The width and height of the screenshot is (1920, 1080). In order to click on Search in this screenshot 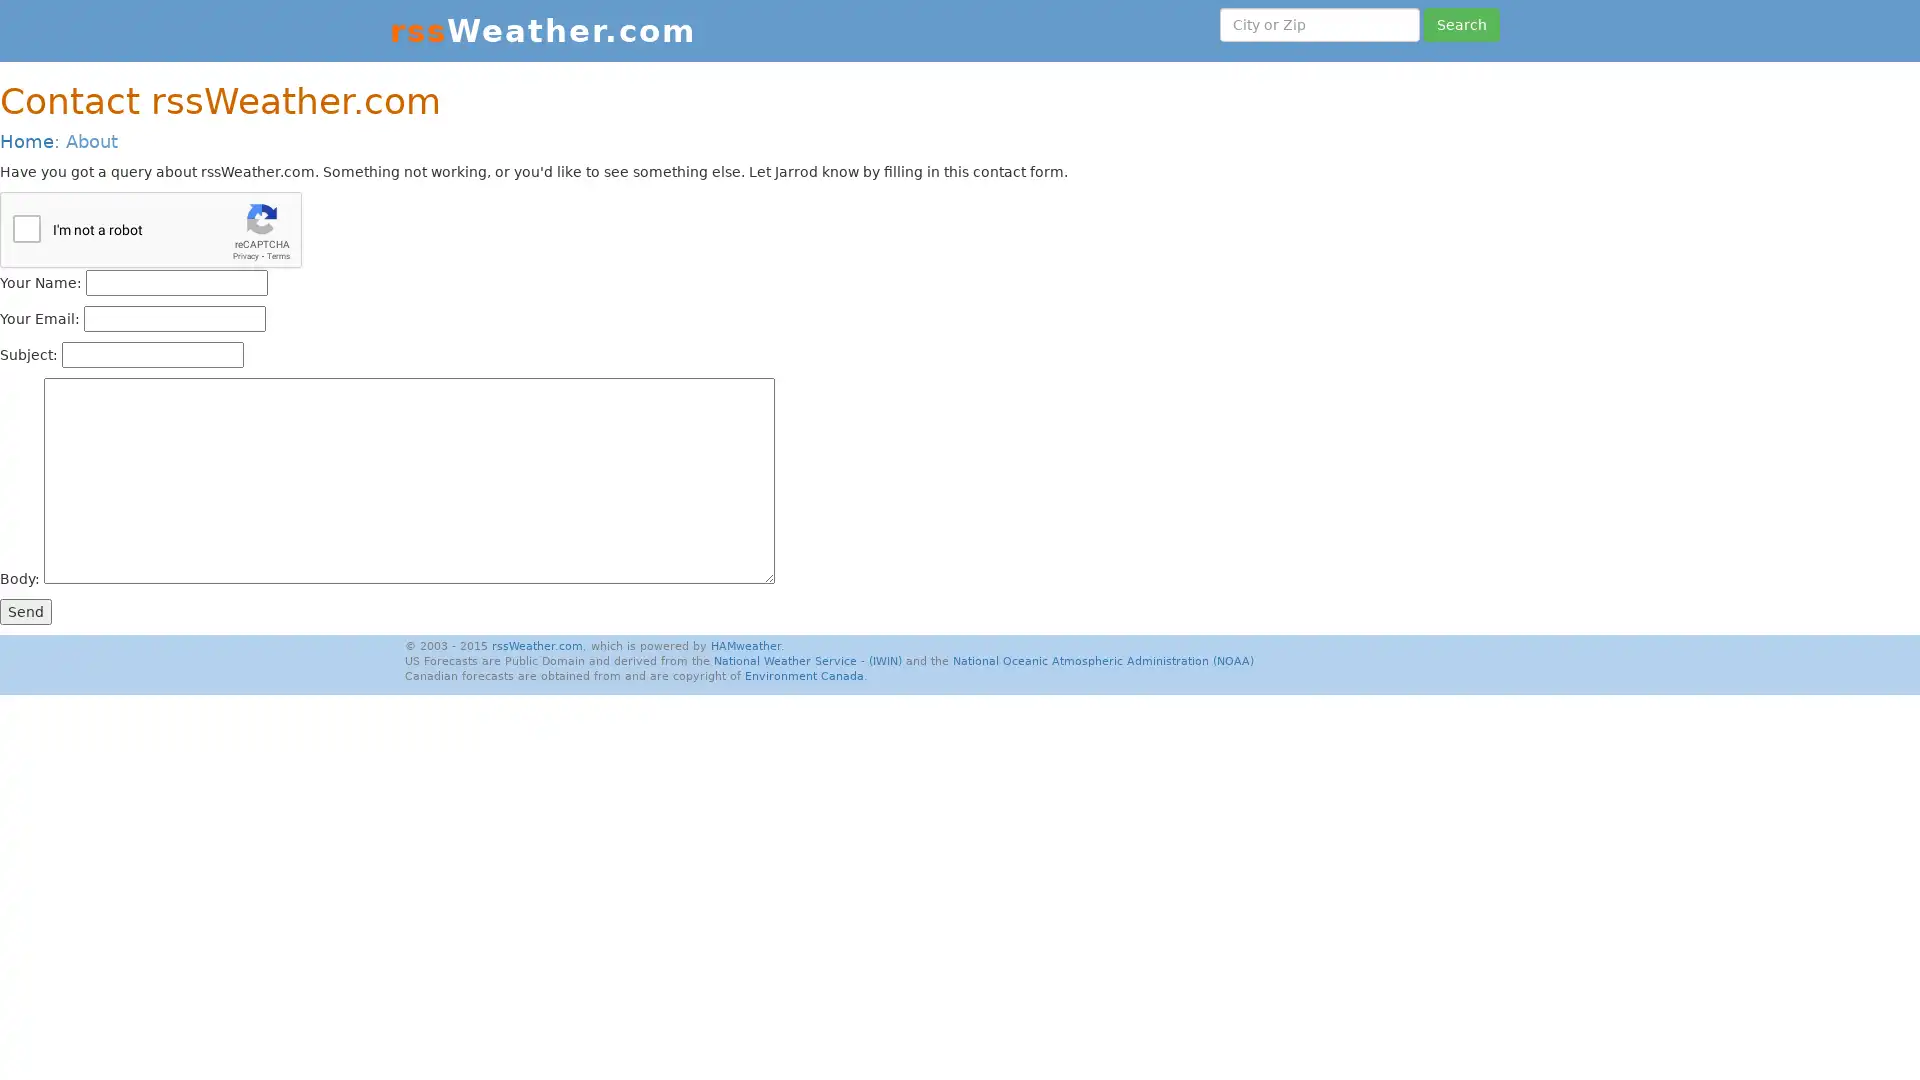, I will do `click(1462, 24)`.